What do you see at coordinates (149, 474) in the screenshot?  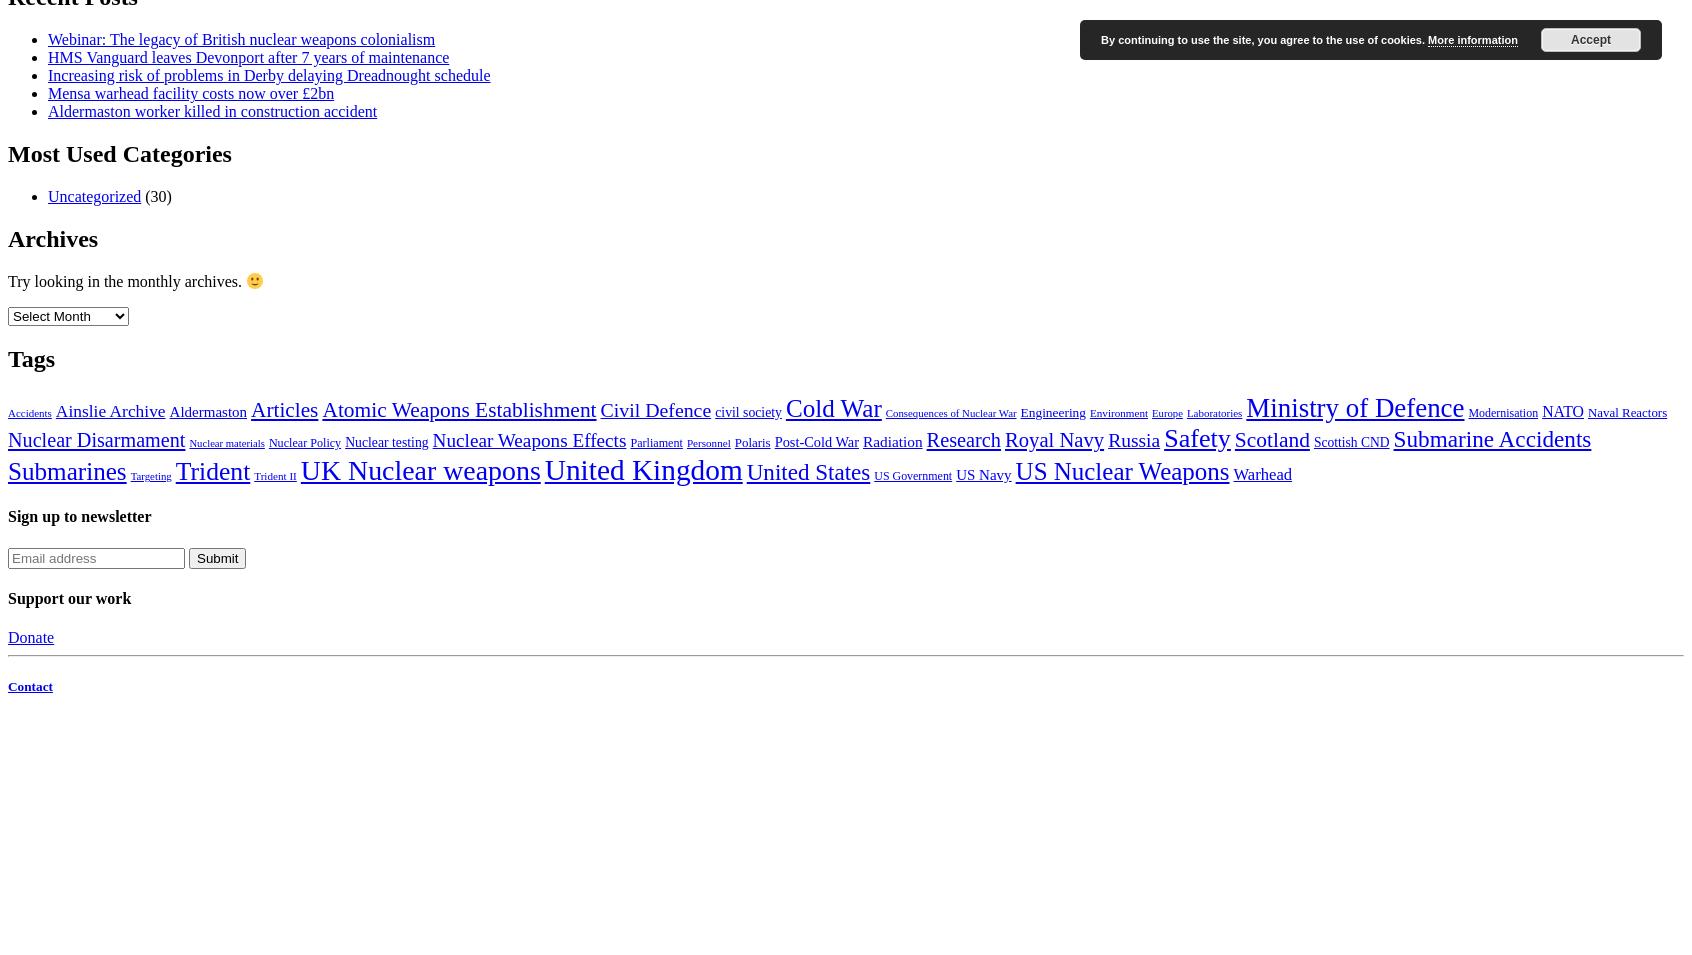 I see `'Targeting'` at bounding box center [149, 474].